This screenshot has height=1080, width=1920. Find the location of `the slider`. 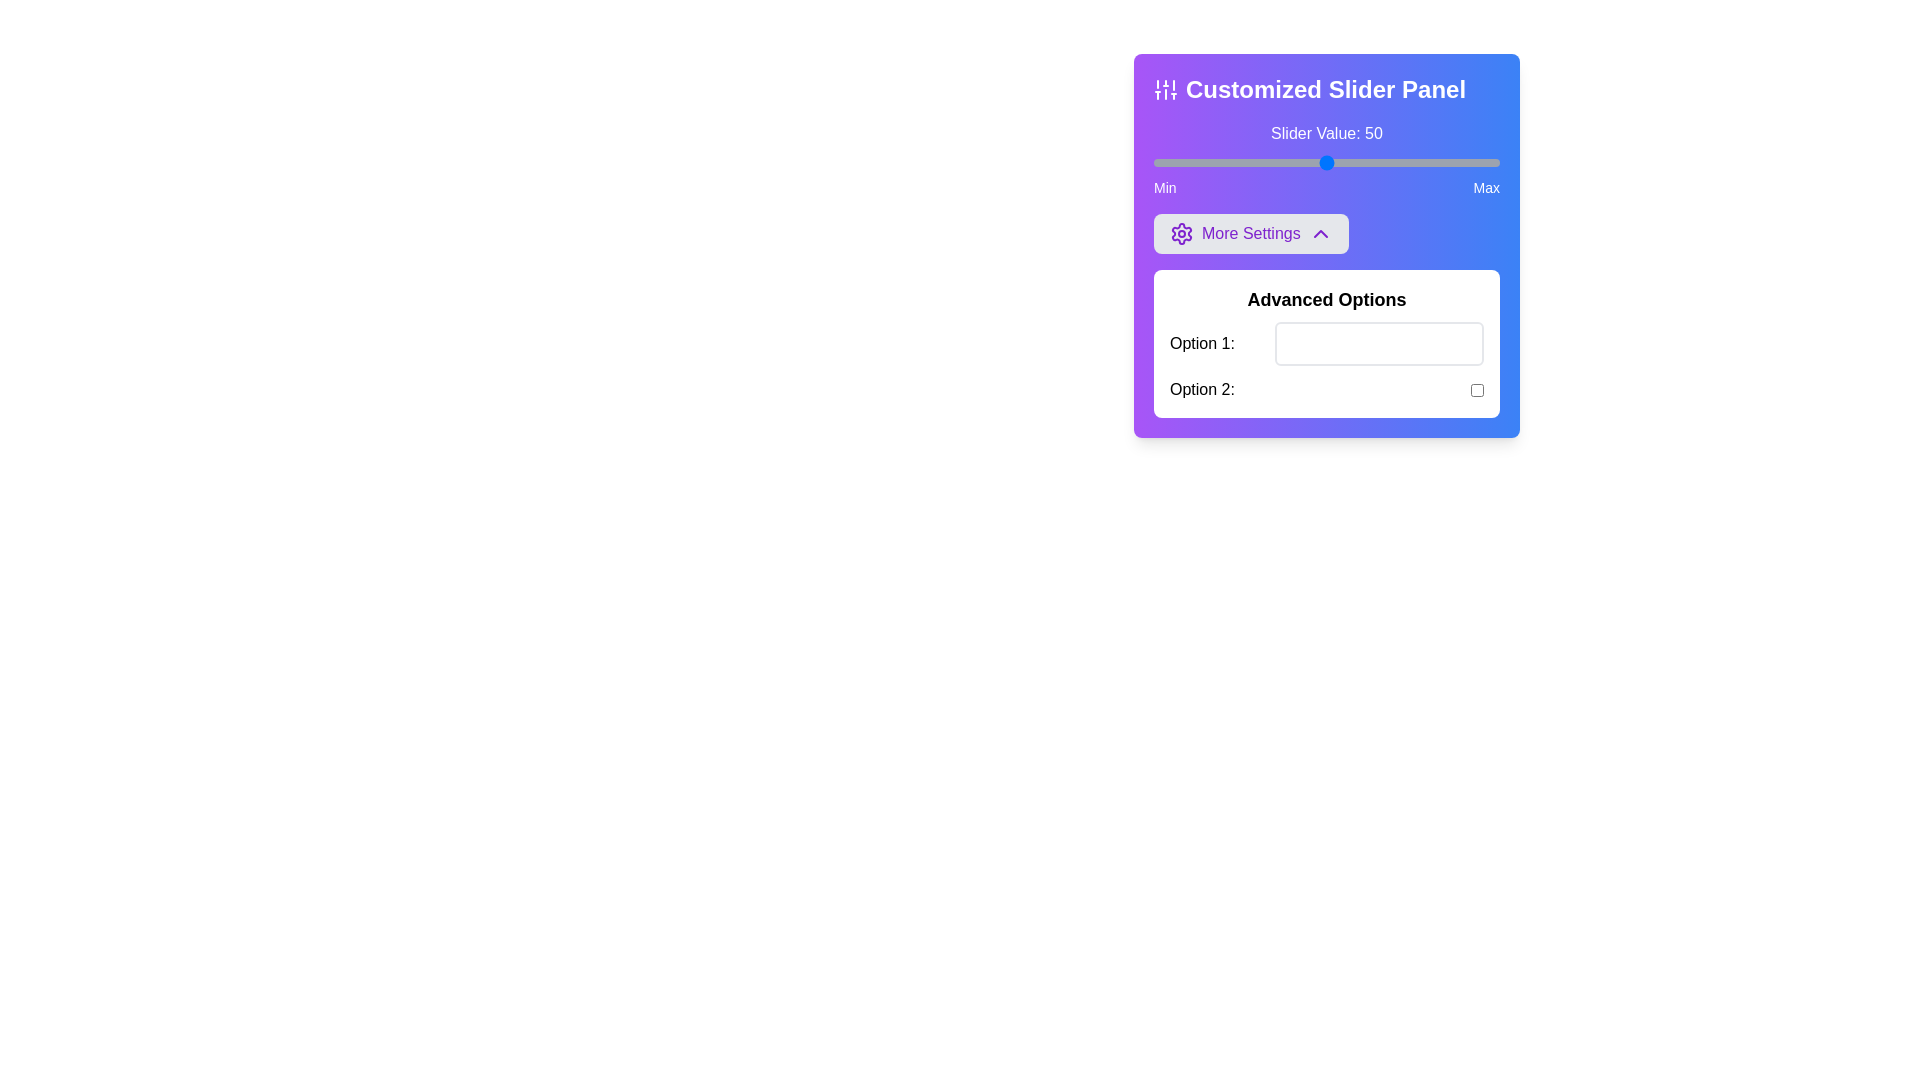

the slider is located at coordinates (1249, 161).